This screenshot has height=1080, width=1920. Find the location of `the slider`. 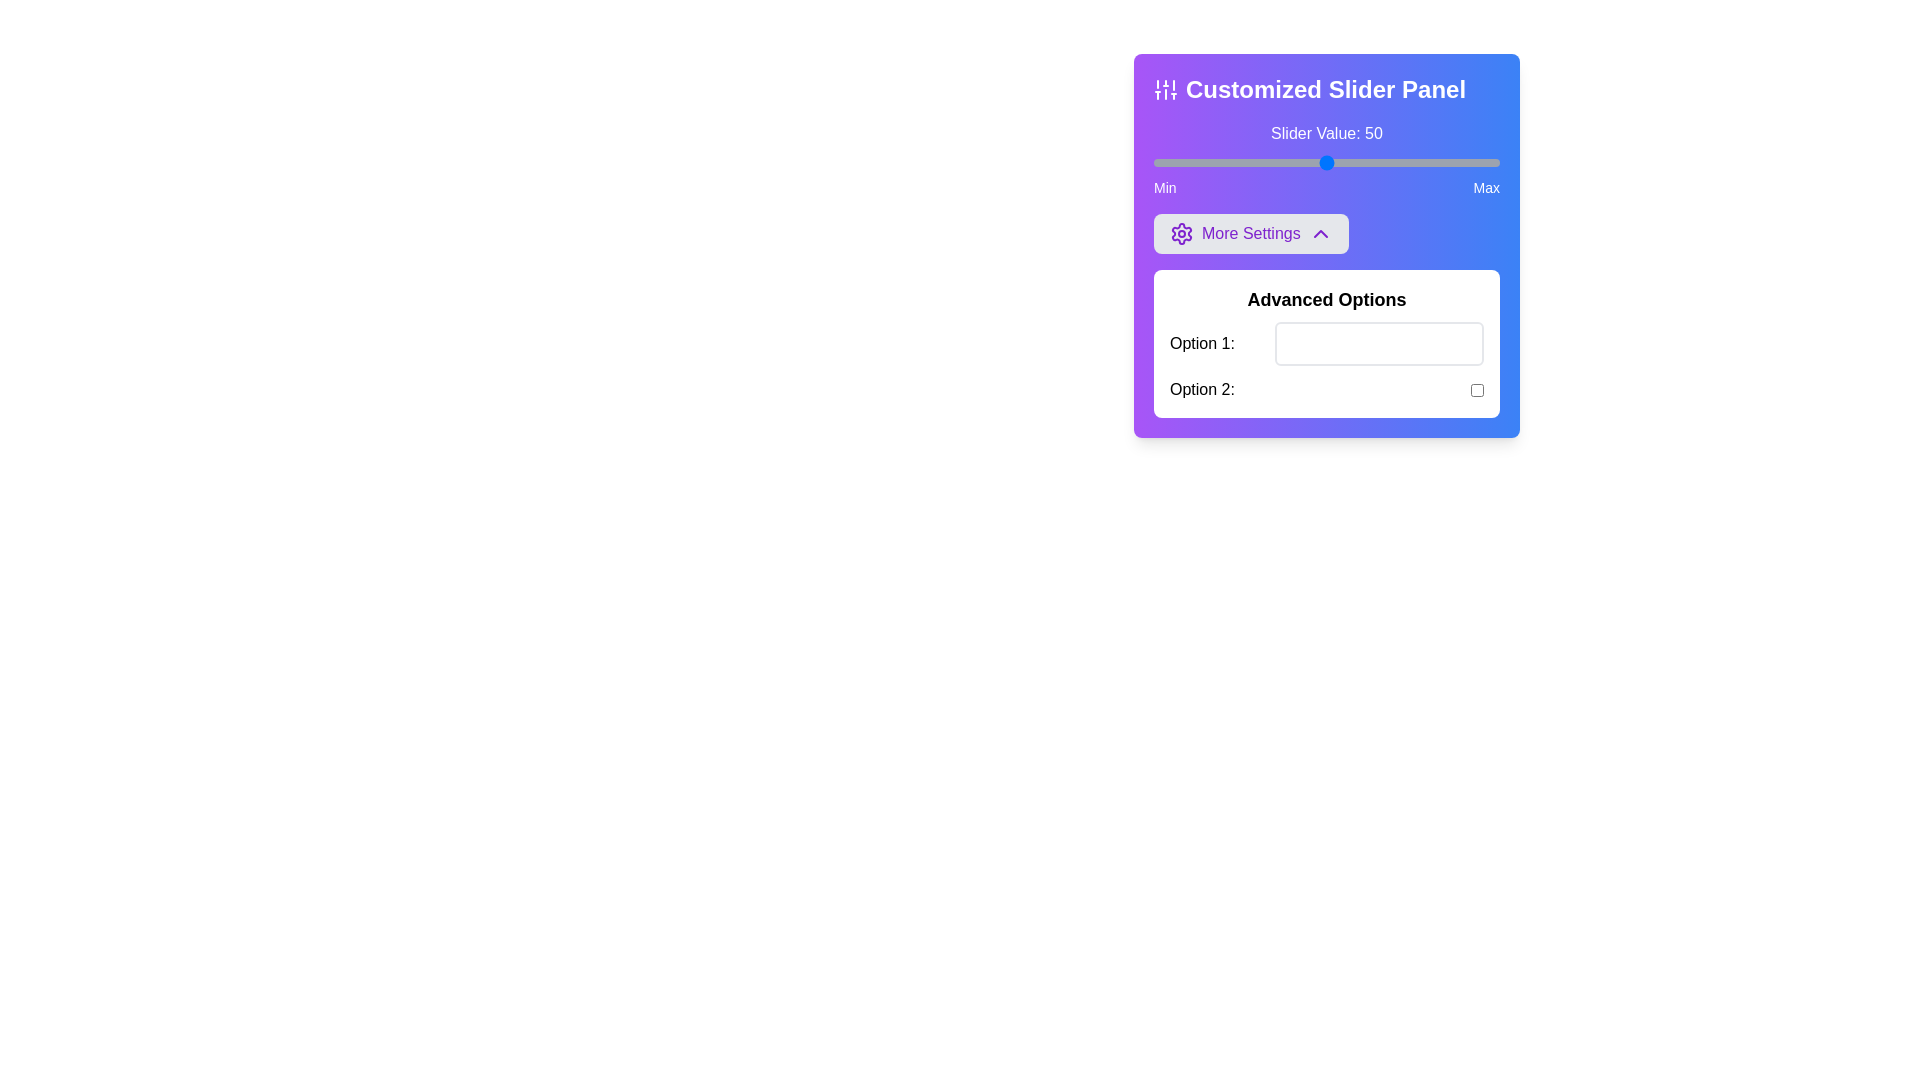

the slider is located at coordinates (1249, 161).